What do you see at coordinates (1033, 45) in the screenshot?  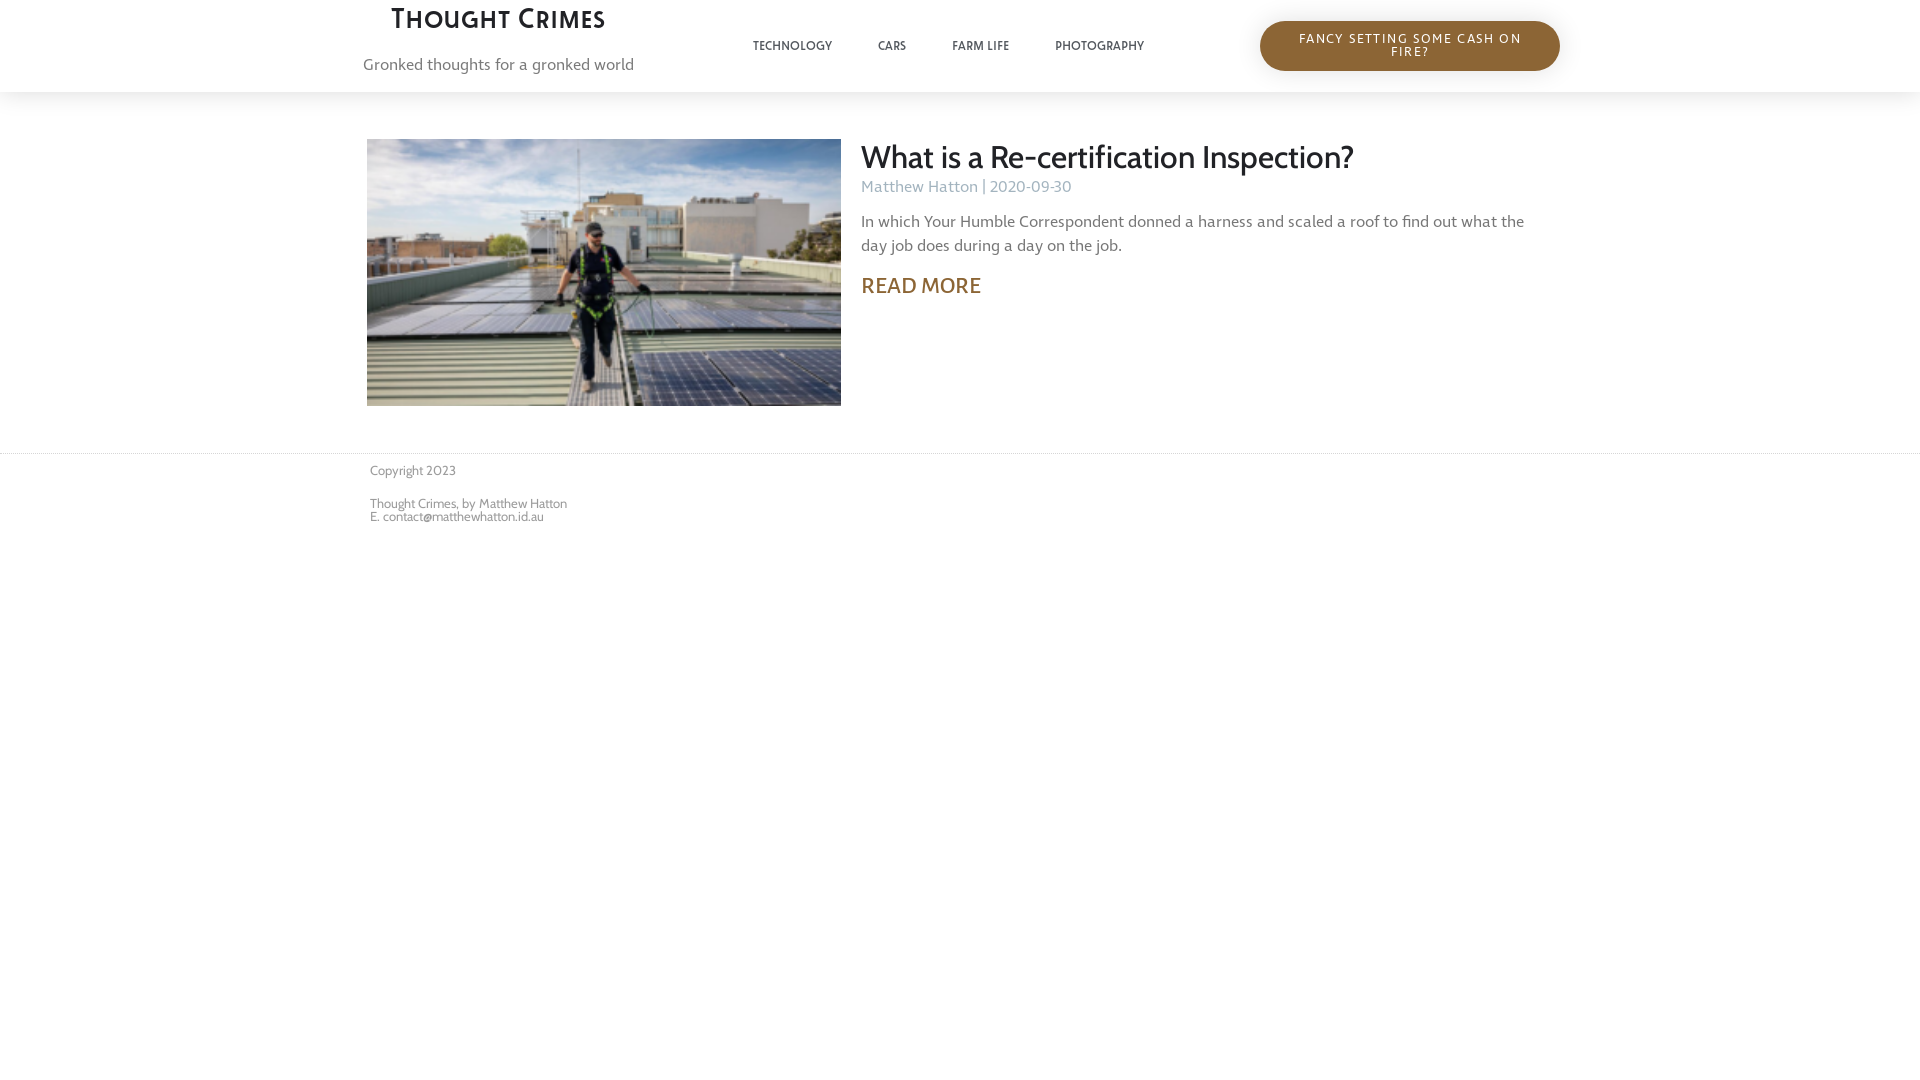 I see `'PHOTOGRAPHY'` at bounding box center [1033, 45].